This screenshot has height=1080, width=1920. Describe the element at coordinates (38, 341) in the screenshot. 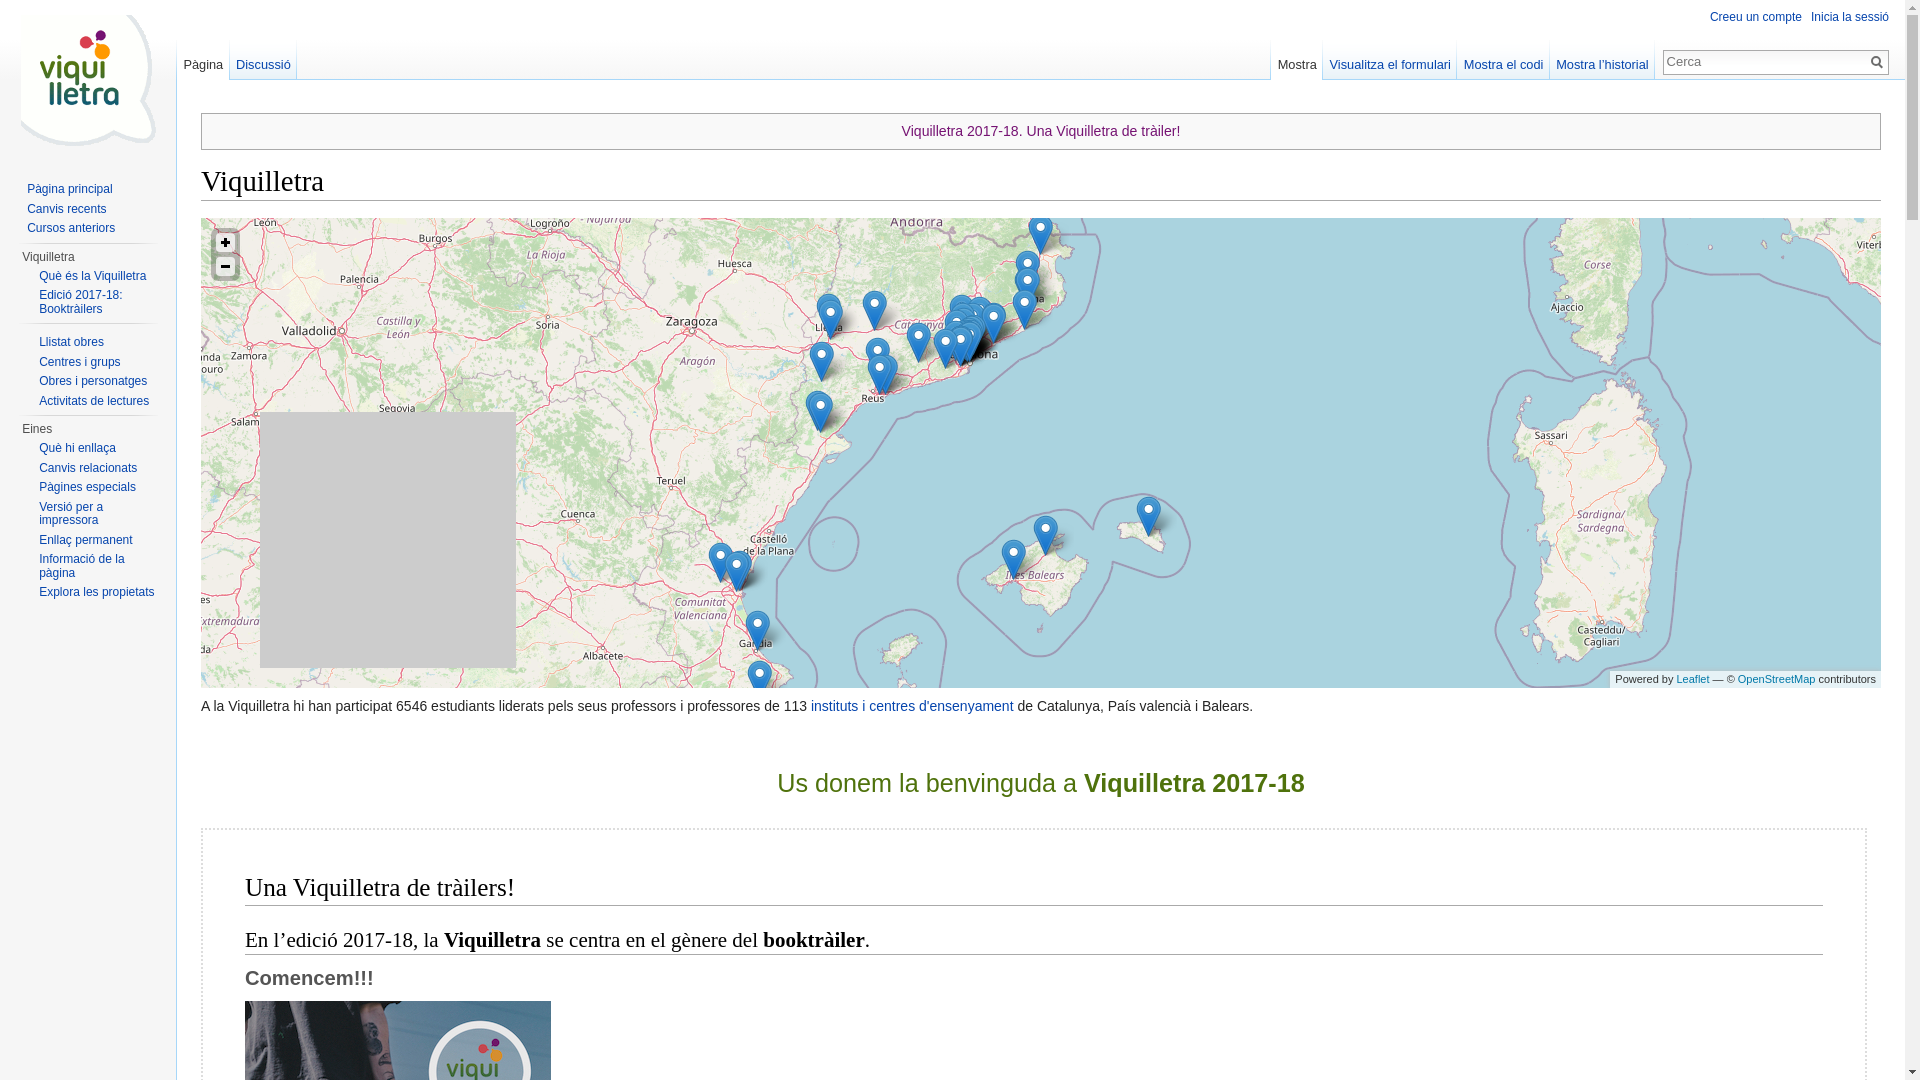

I see `'Llistat obres'` at that location.